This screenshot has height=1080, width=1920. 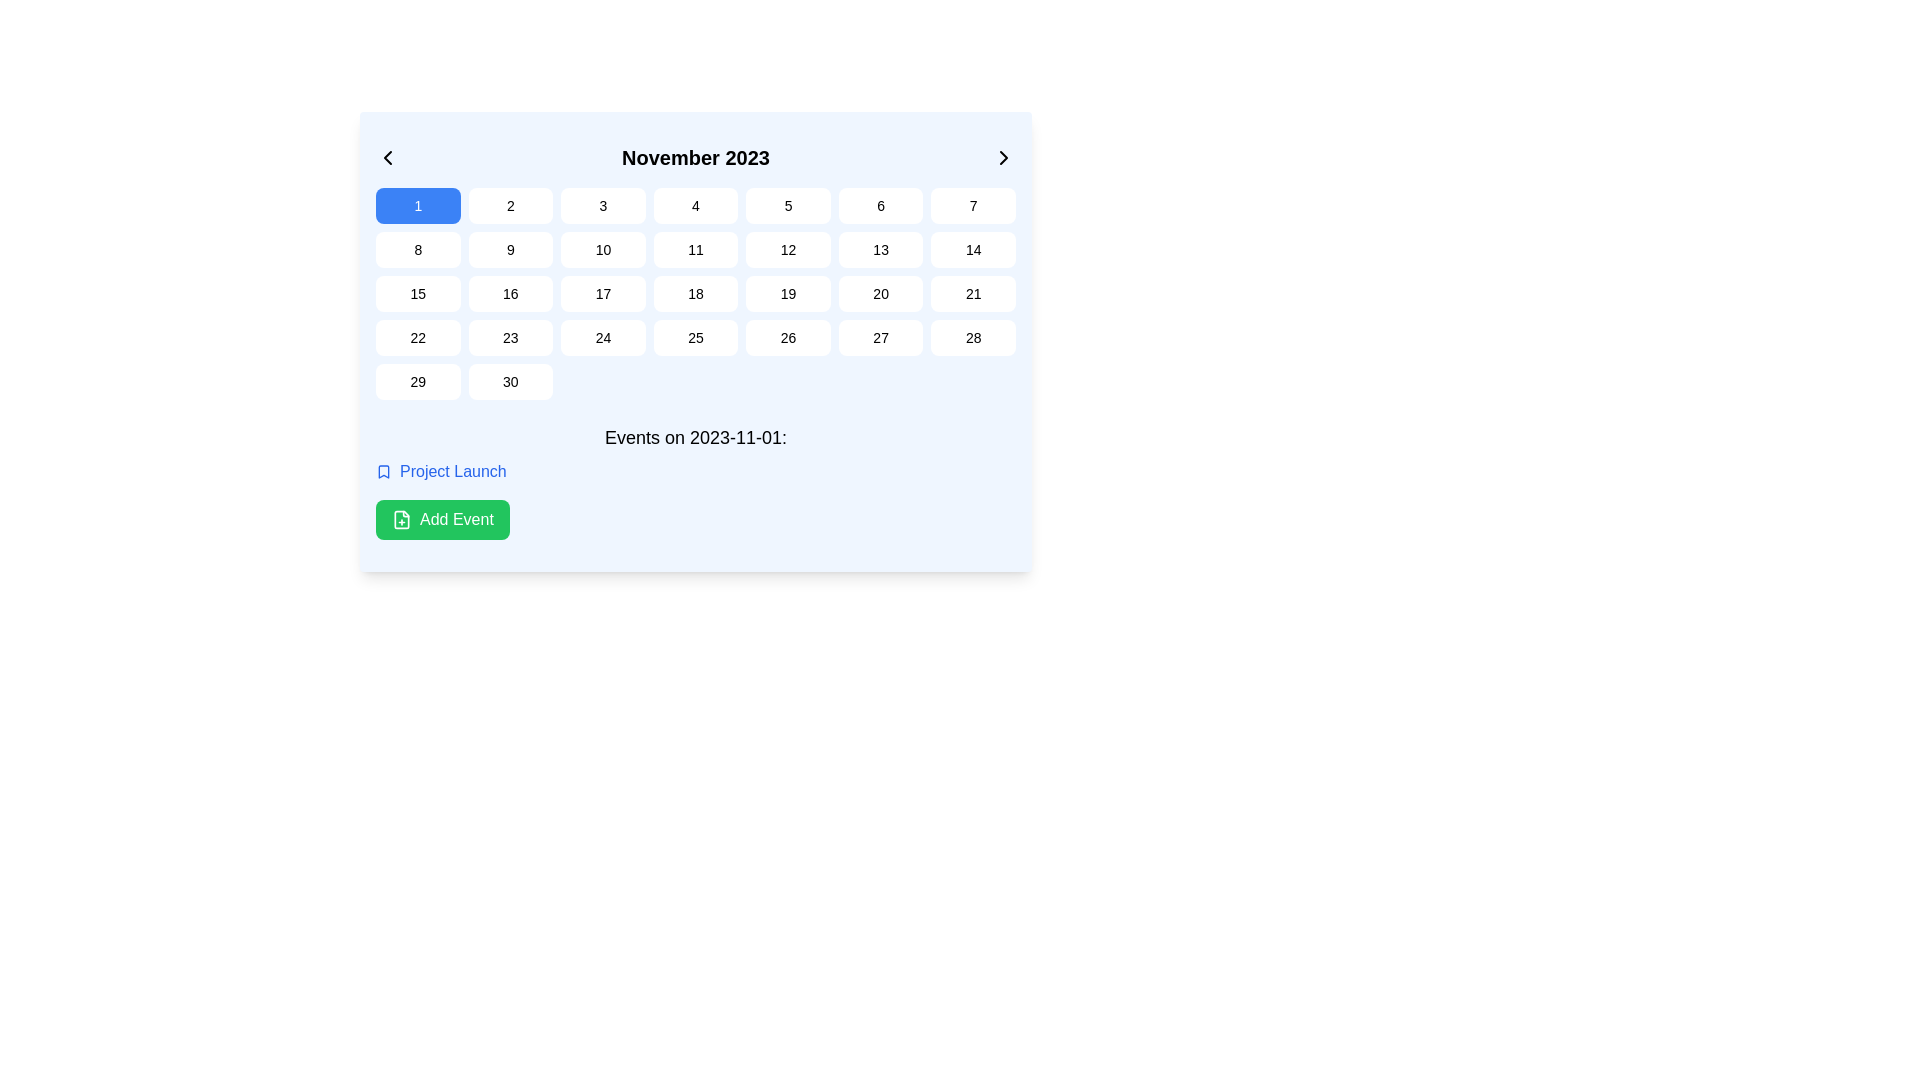 I want to click on the selectable date button for the date '21' located in the third row and seventh column of the calendar grid, so click(x=973, y=293).